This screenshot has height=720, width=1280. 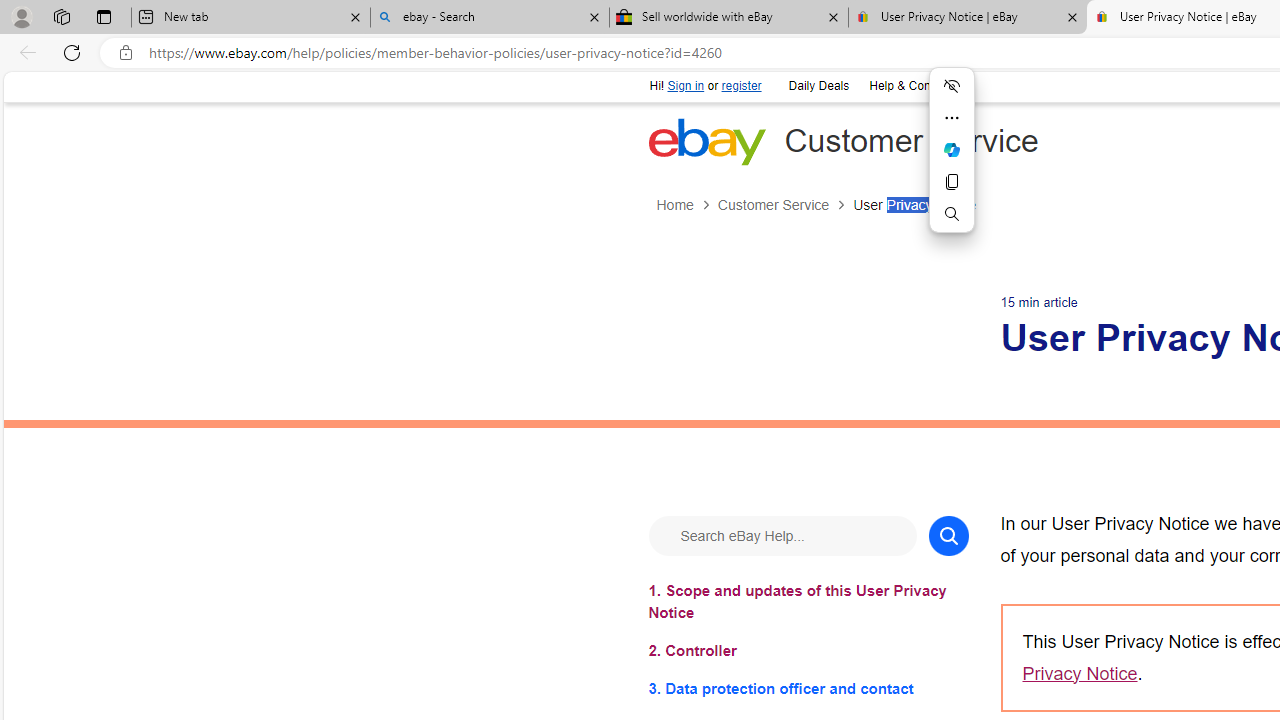 I want to click on 'Mini menu on text selection', so click(x=951, y=148).